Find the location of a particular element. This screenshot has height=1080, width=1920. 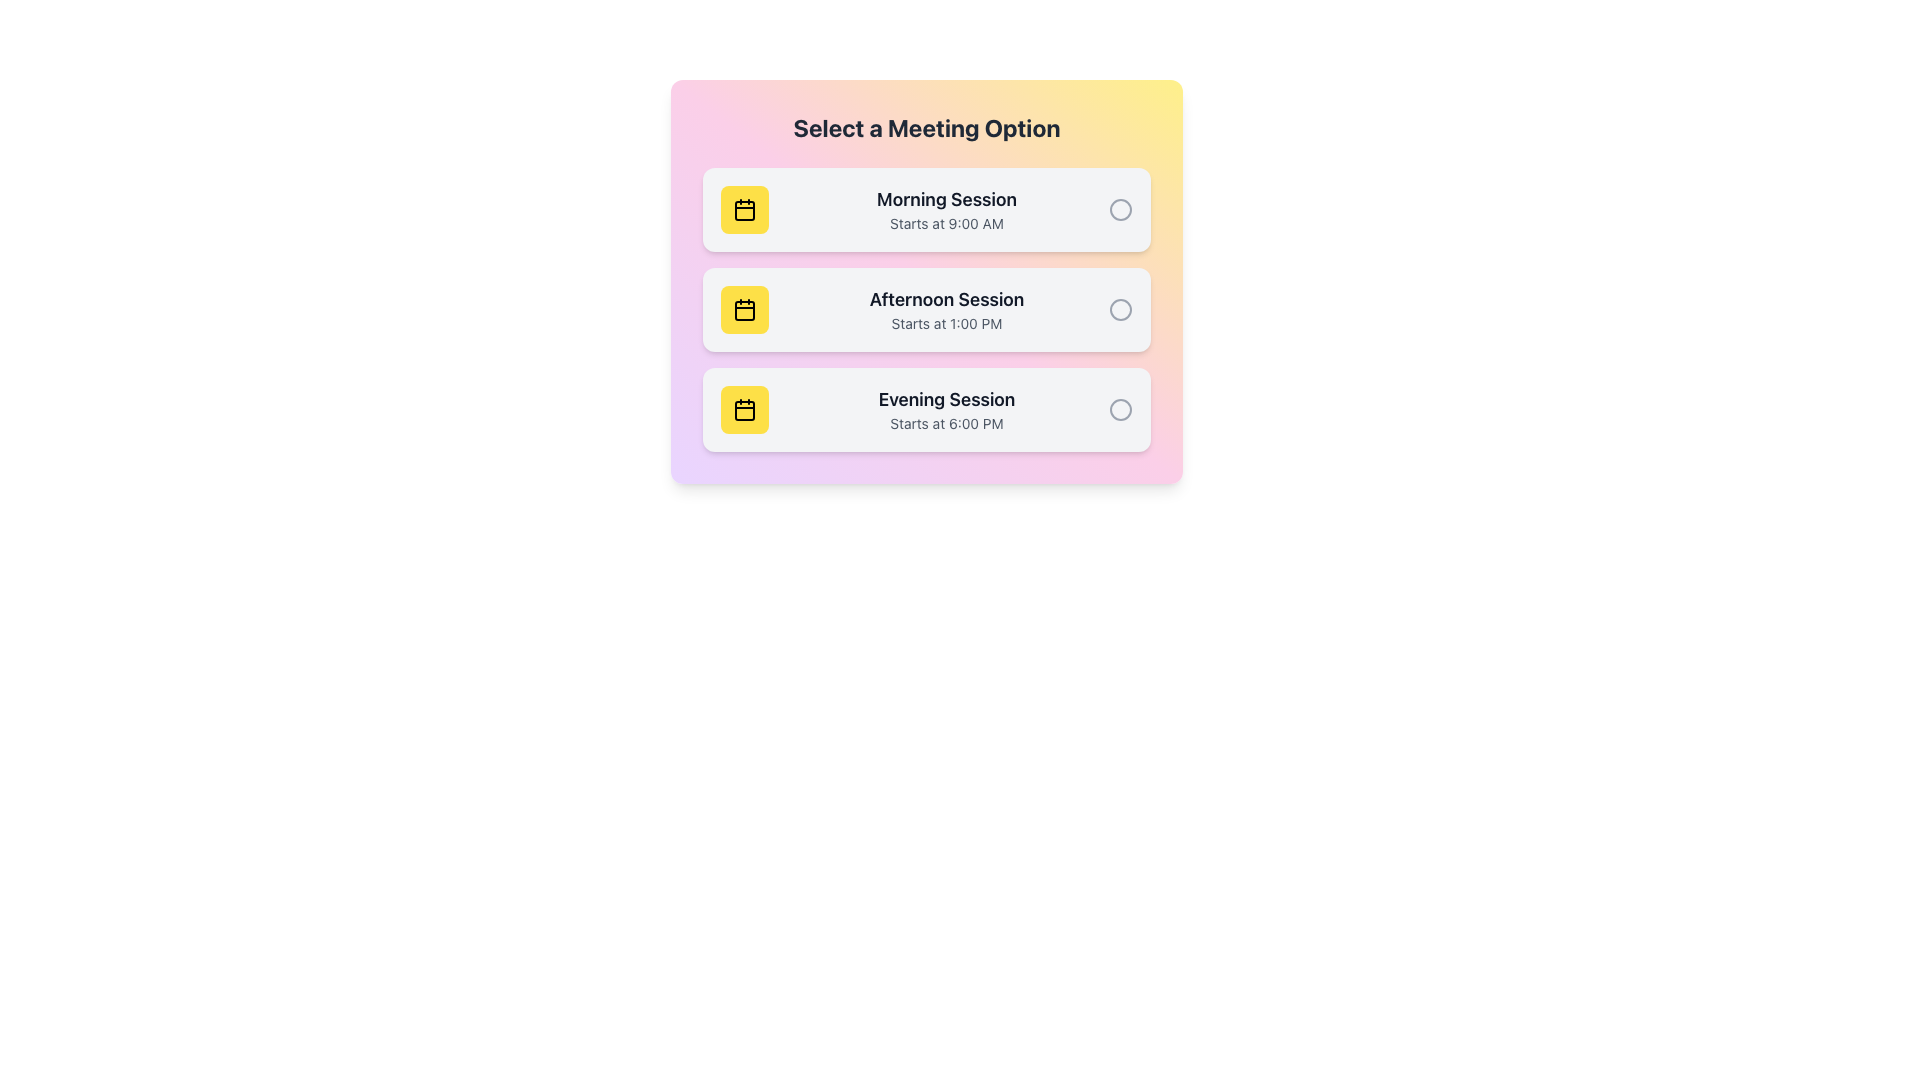

the text label reading 'Starts at 9:00 AM' is located at coordinates (945, 223).